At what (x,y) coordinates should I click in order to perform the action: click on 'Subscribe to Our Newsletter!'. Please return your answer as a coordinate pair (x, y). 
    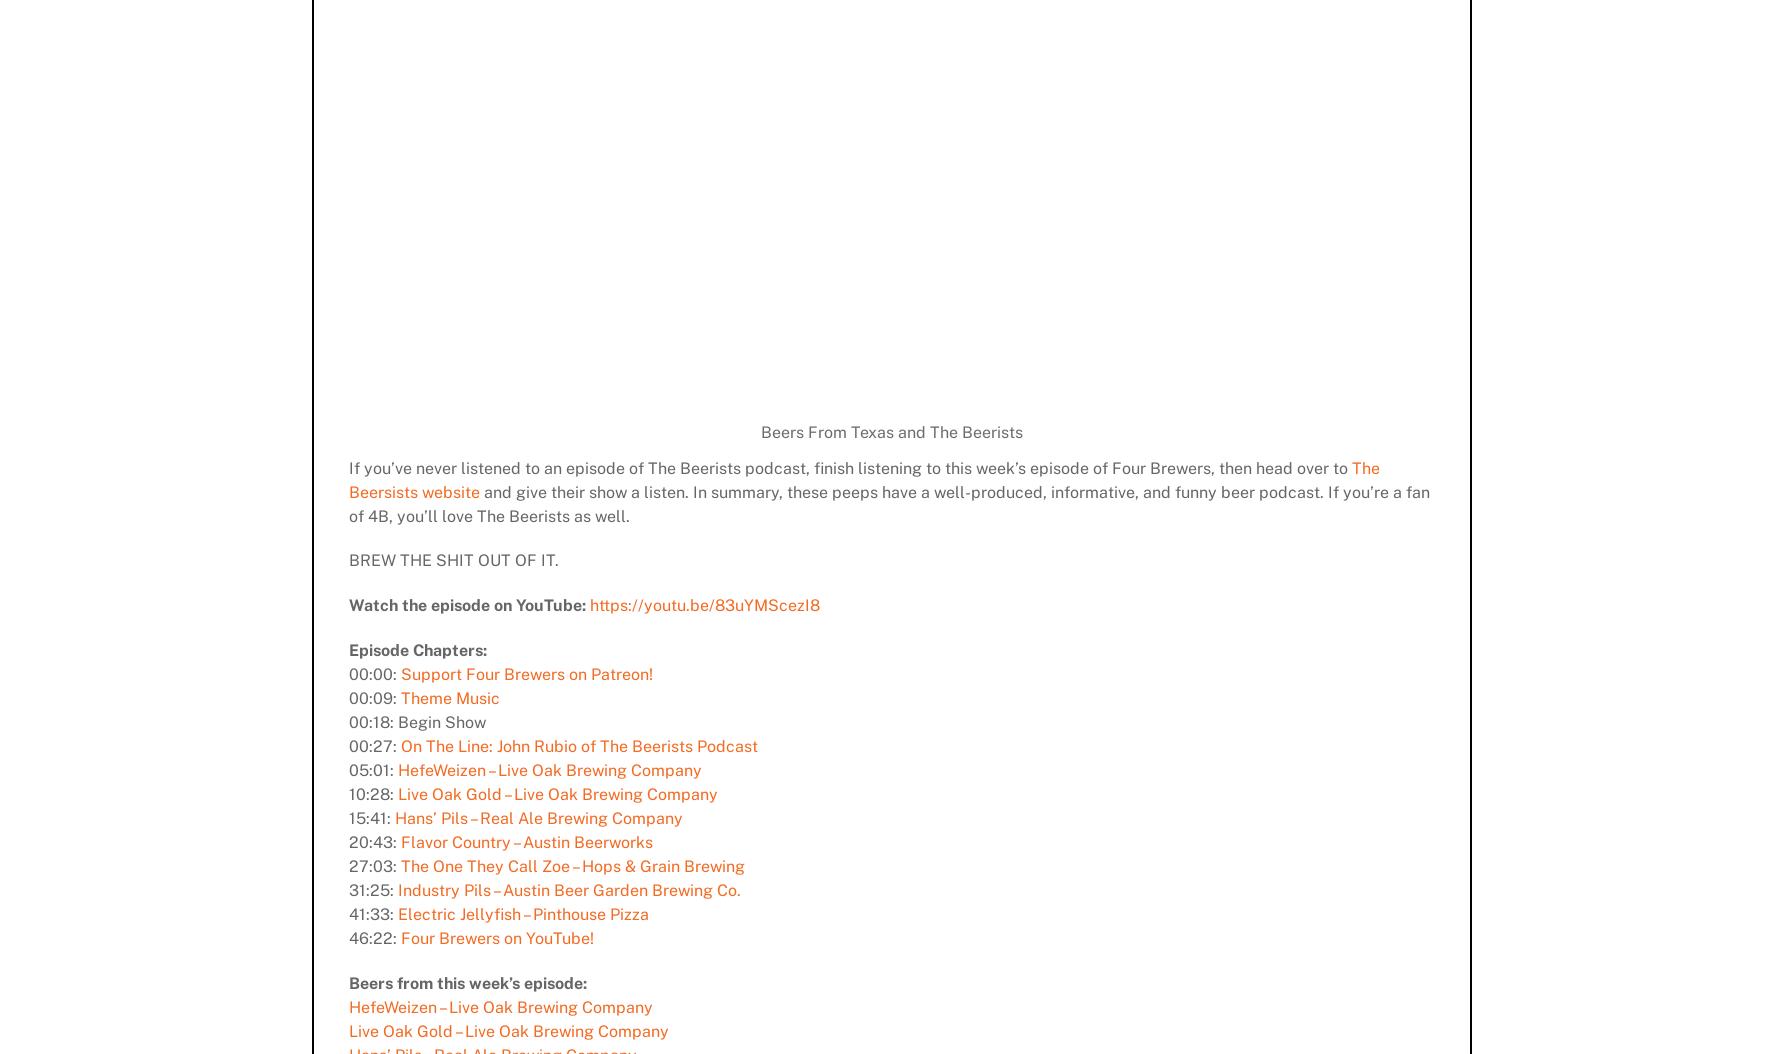
    Looking at the image, I should click on (1100, 829).